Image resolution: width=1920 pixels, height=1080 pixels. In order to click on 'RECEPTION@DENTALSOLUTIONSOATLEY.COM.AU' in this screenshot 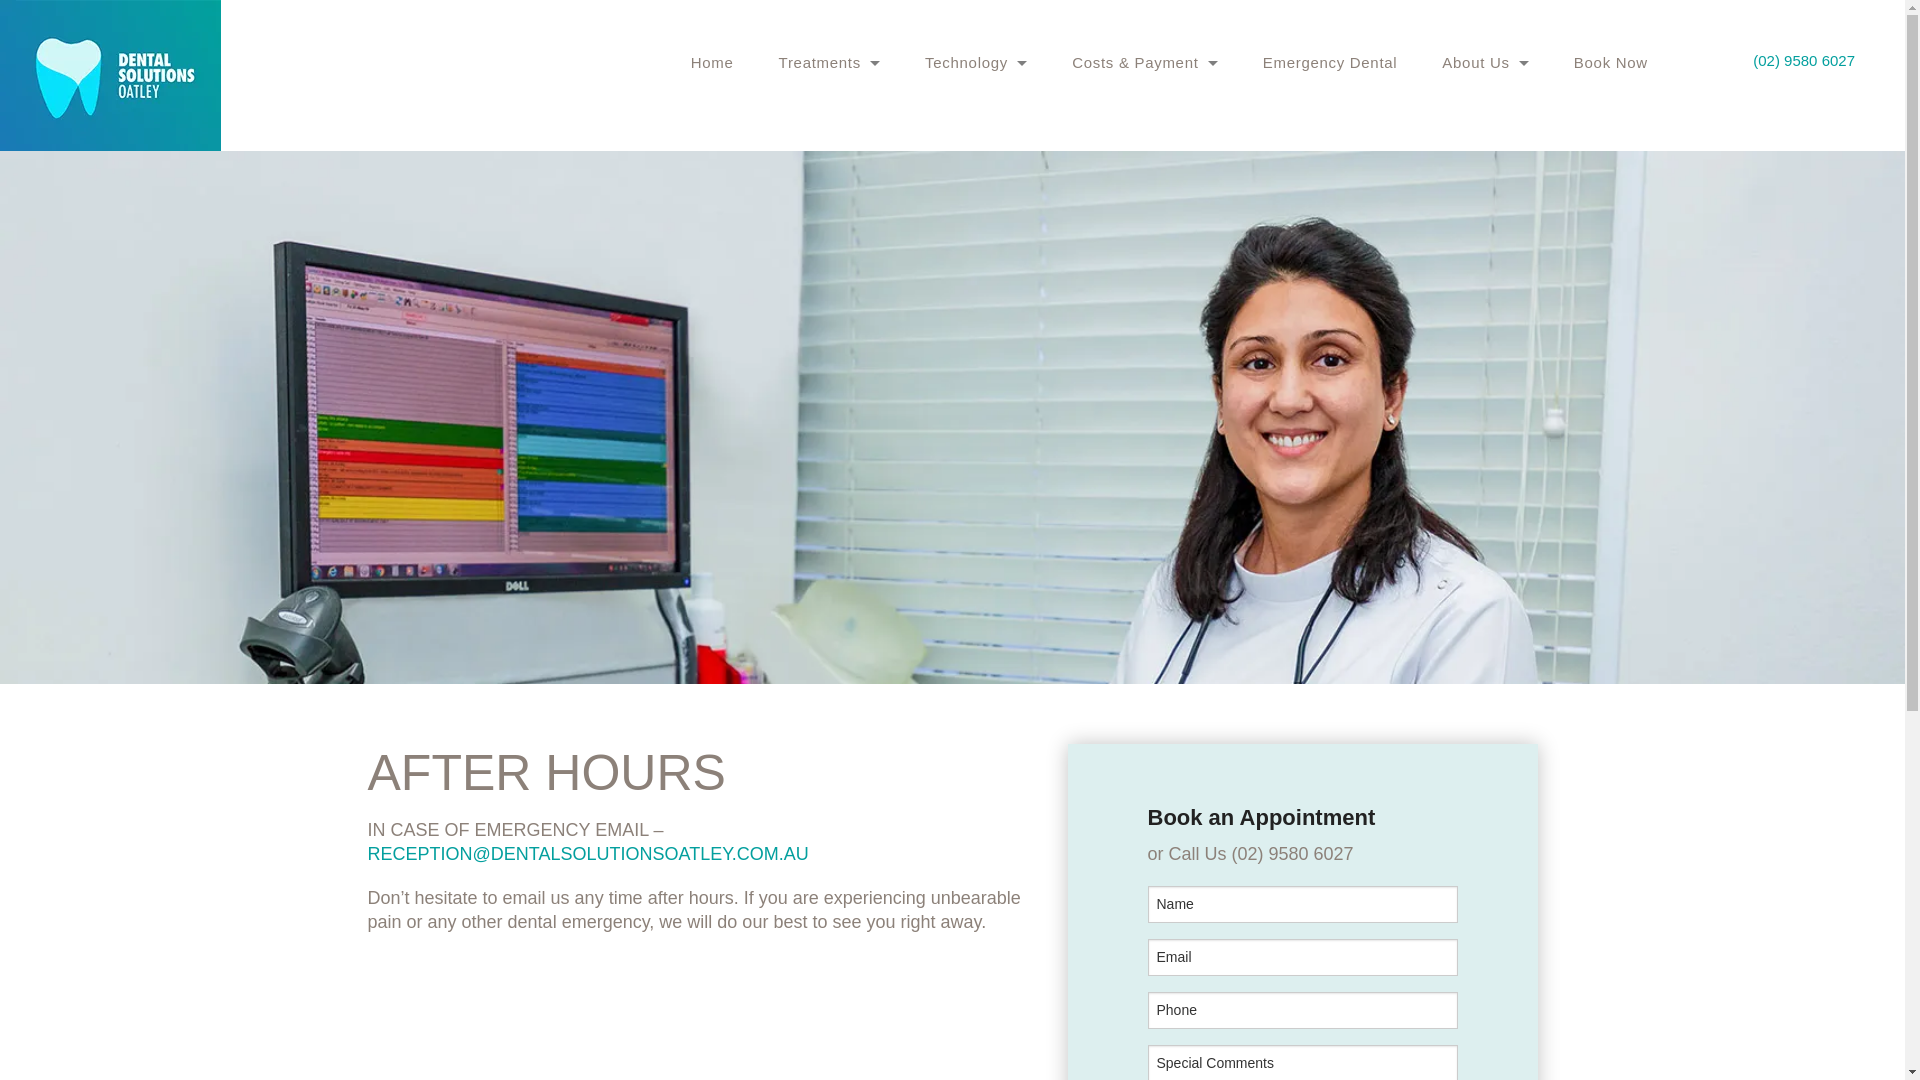, I will do `click(587, 853)`.